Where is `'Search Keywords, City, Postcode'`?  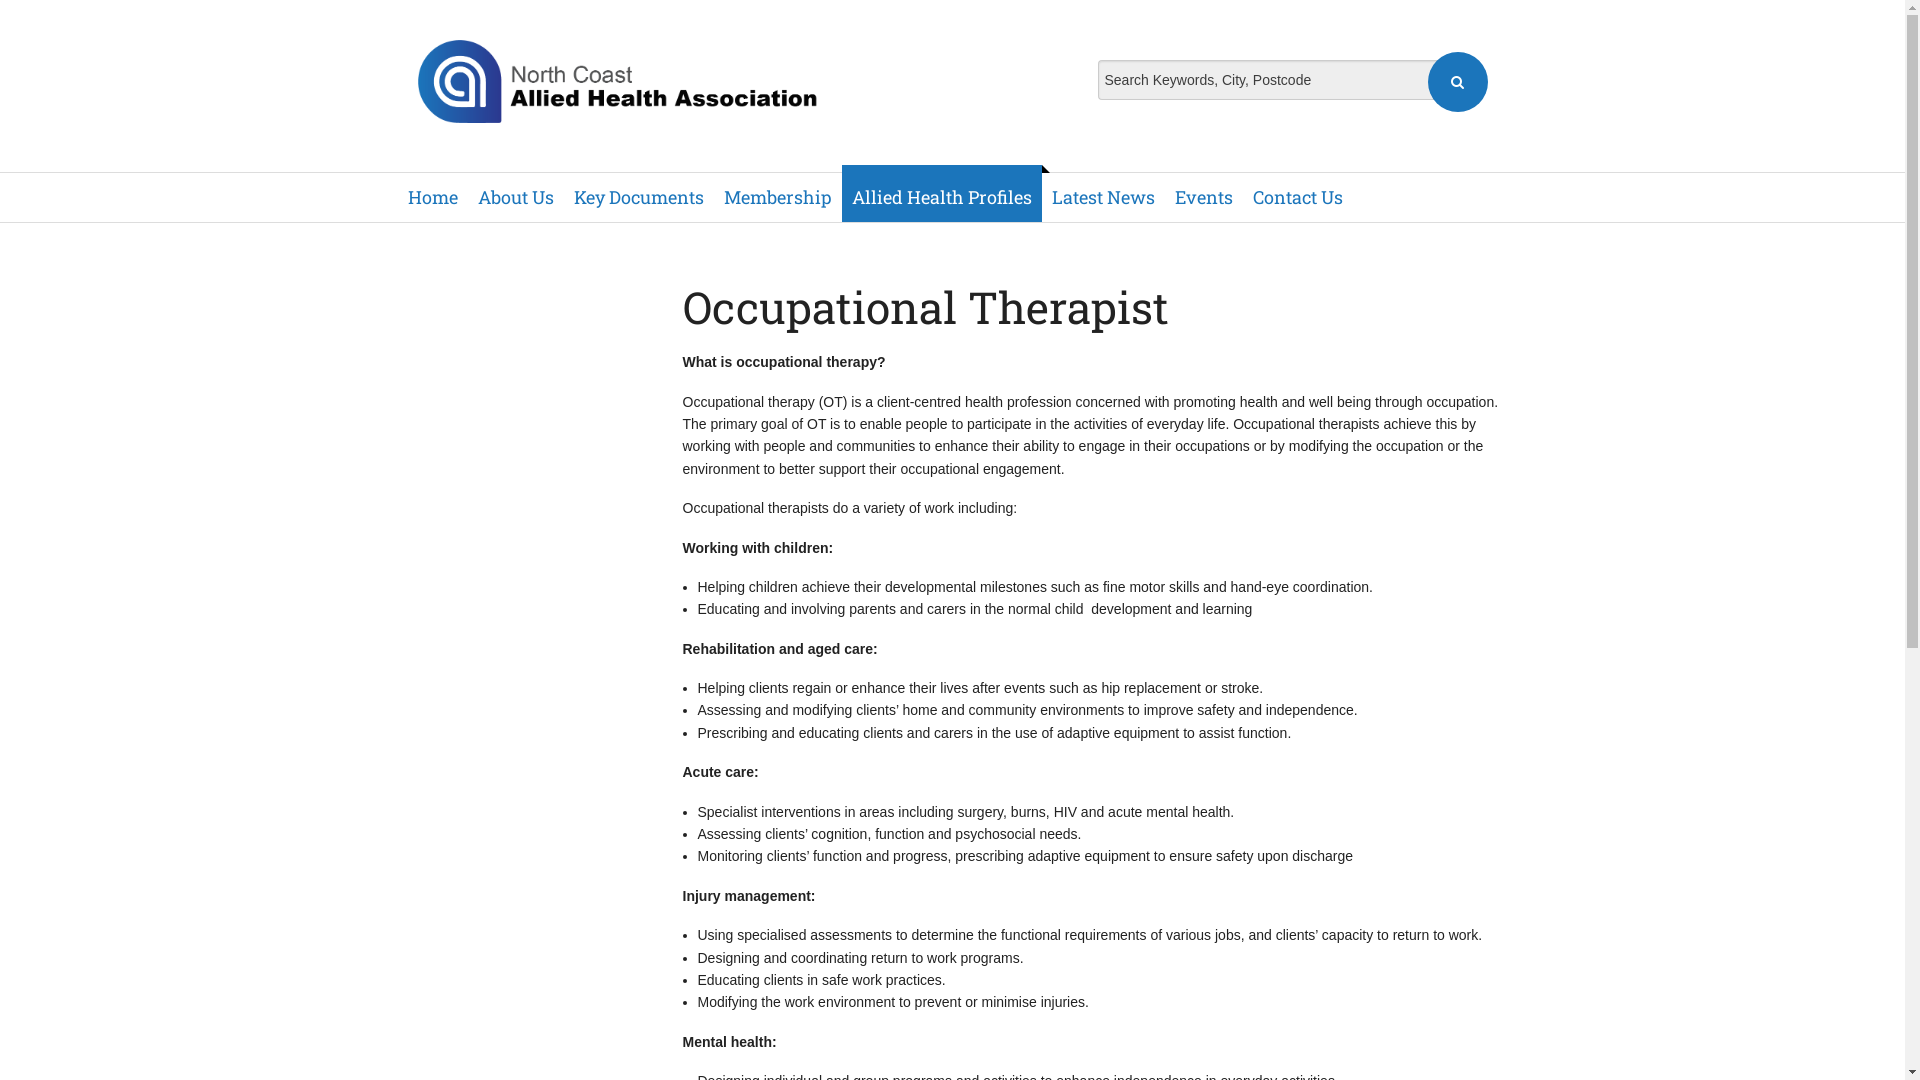
'Search Keywords, City, Postcode' is located at coordinates (1097, 79).